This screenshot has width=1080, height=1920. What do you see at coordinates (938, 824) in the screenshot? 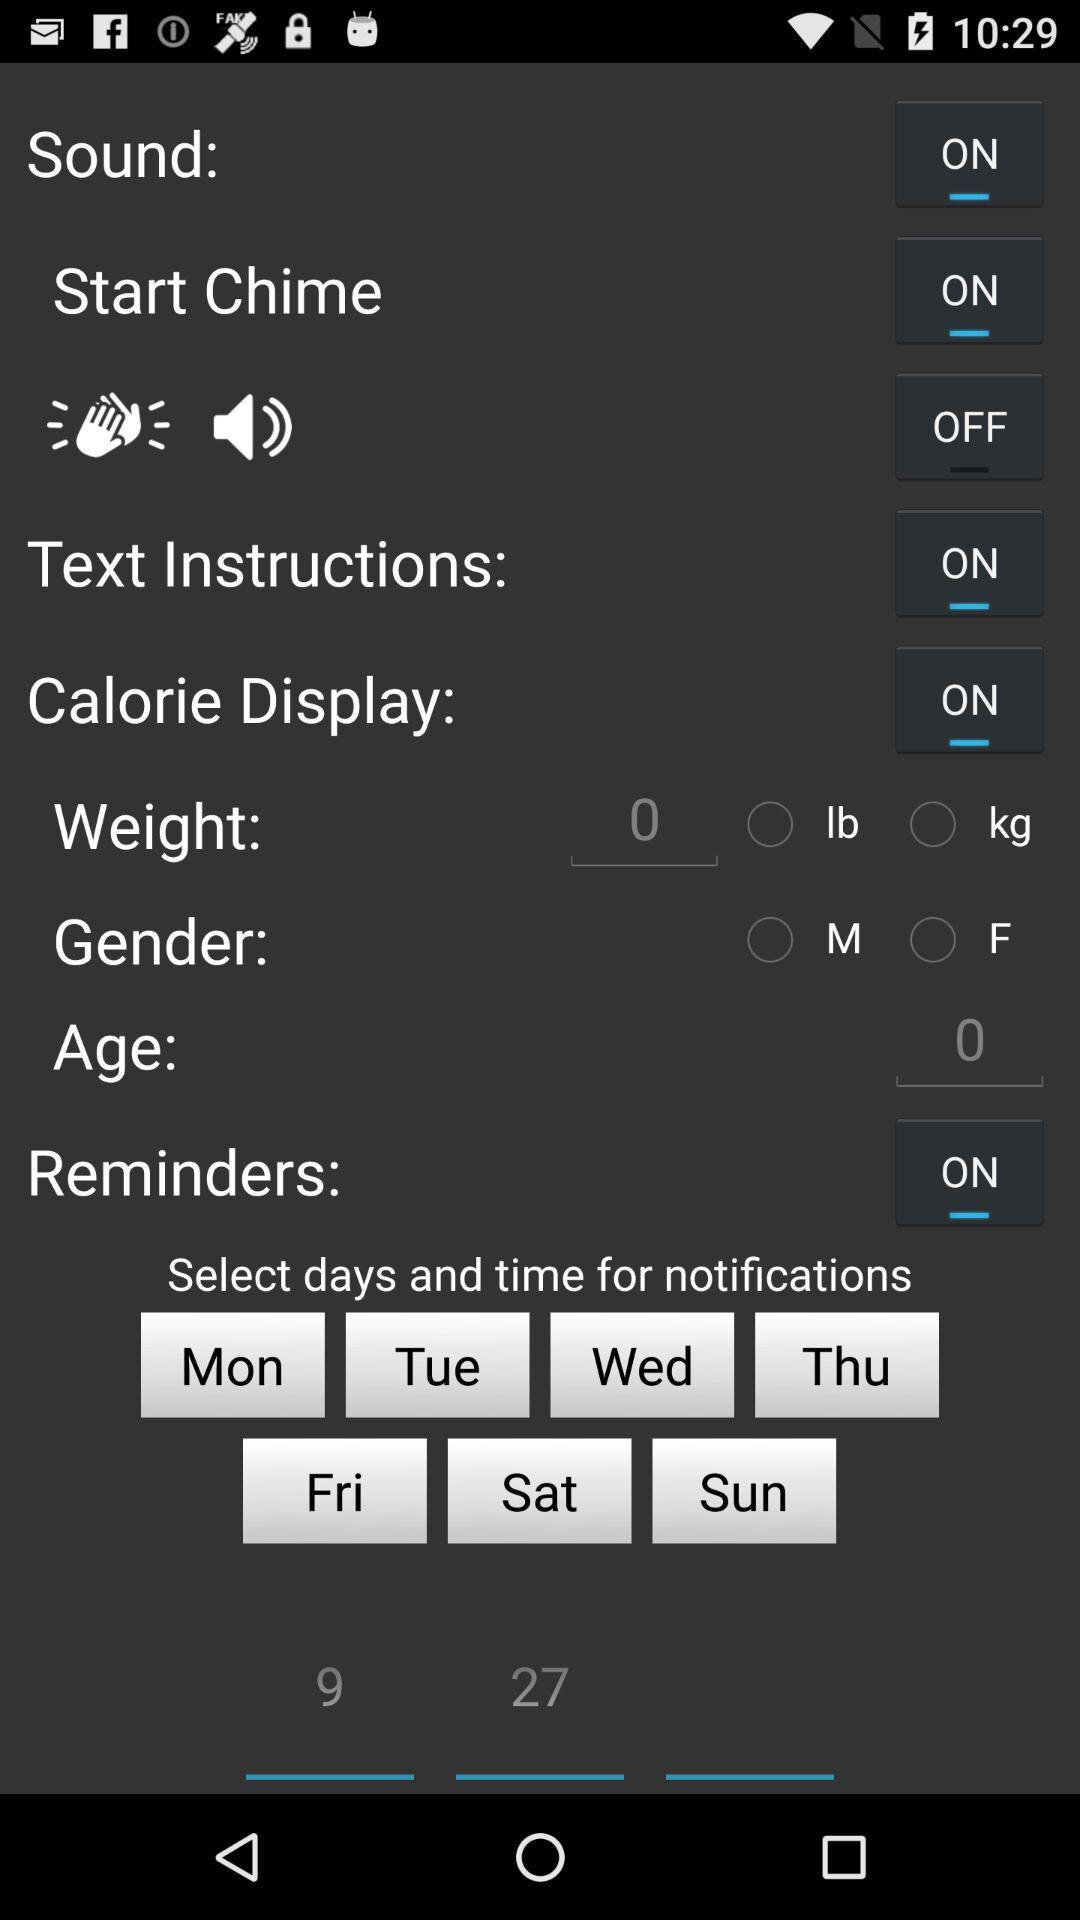
I see `option` at bounding box center [938, 824].